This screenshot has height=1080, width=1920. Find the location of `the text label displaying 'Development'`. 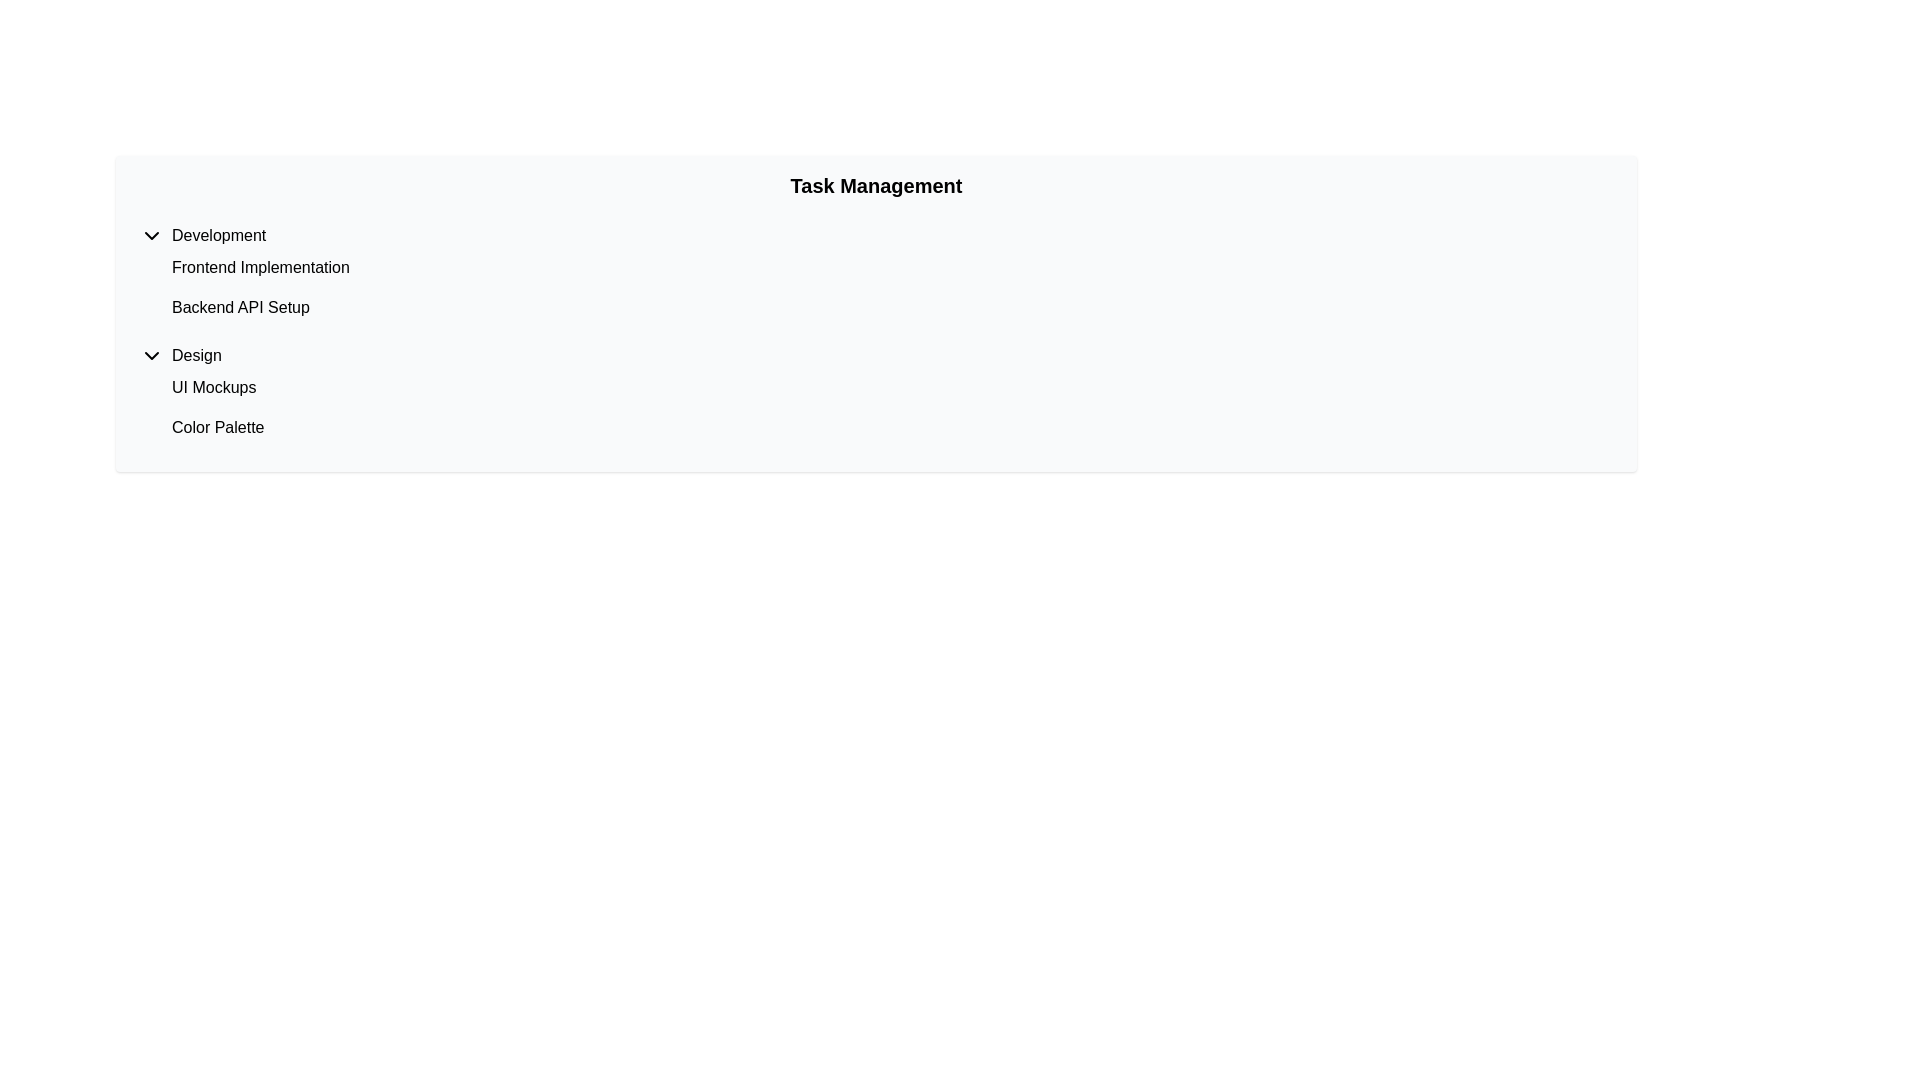

the text label displaying 'Development' is located at coordinates (219, 234).